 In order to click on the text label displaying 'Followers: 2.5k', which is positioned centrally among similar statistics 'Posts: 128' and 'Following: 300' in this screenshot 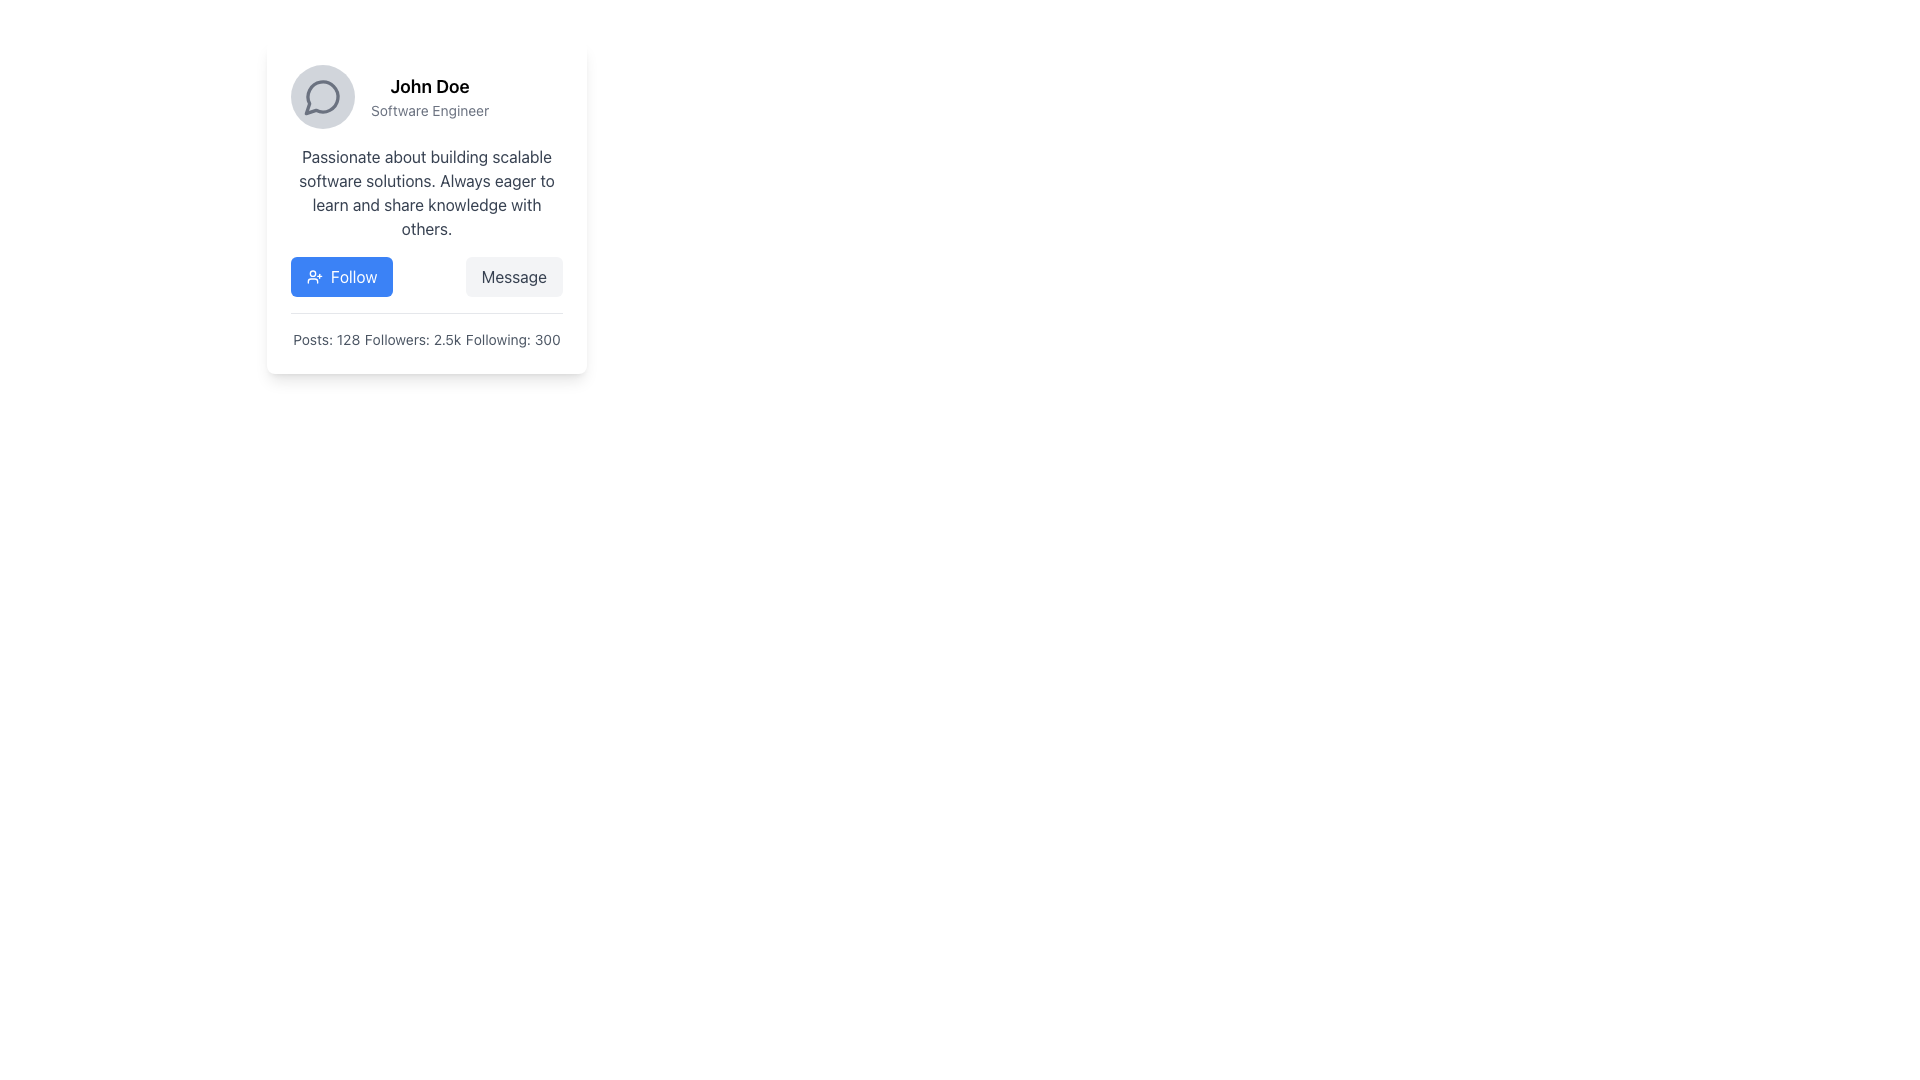, I will do `click(412, 338)`.